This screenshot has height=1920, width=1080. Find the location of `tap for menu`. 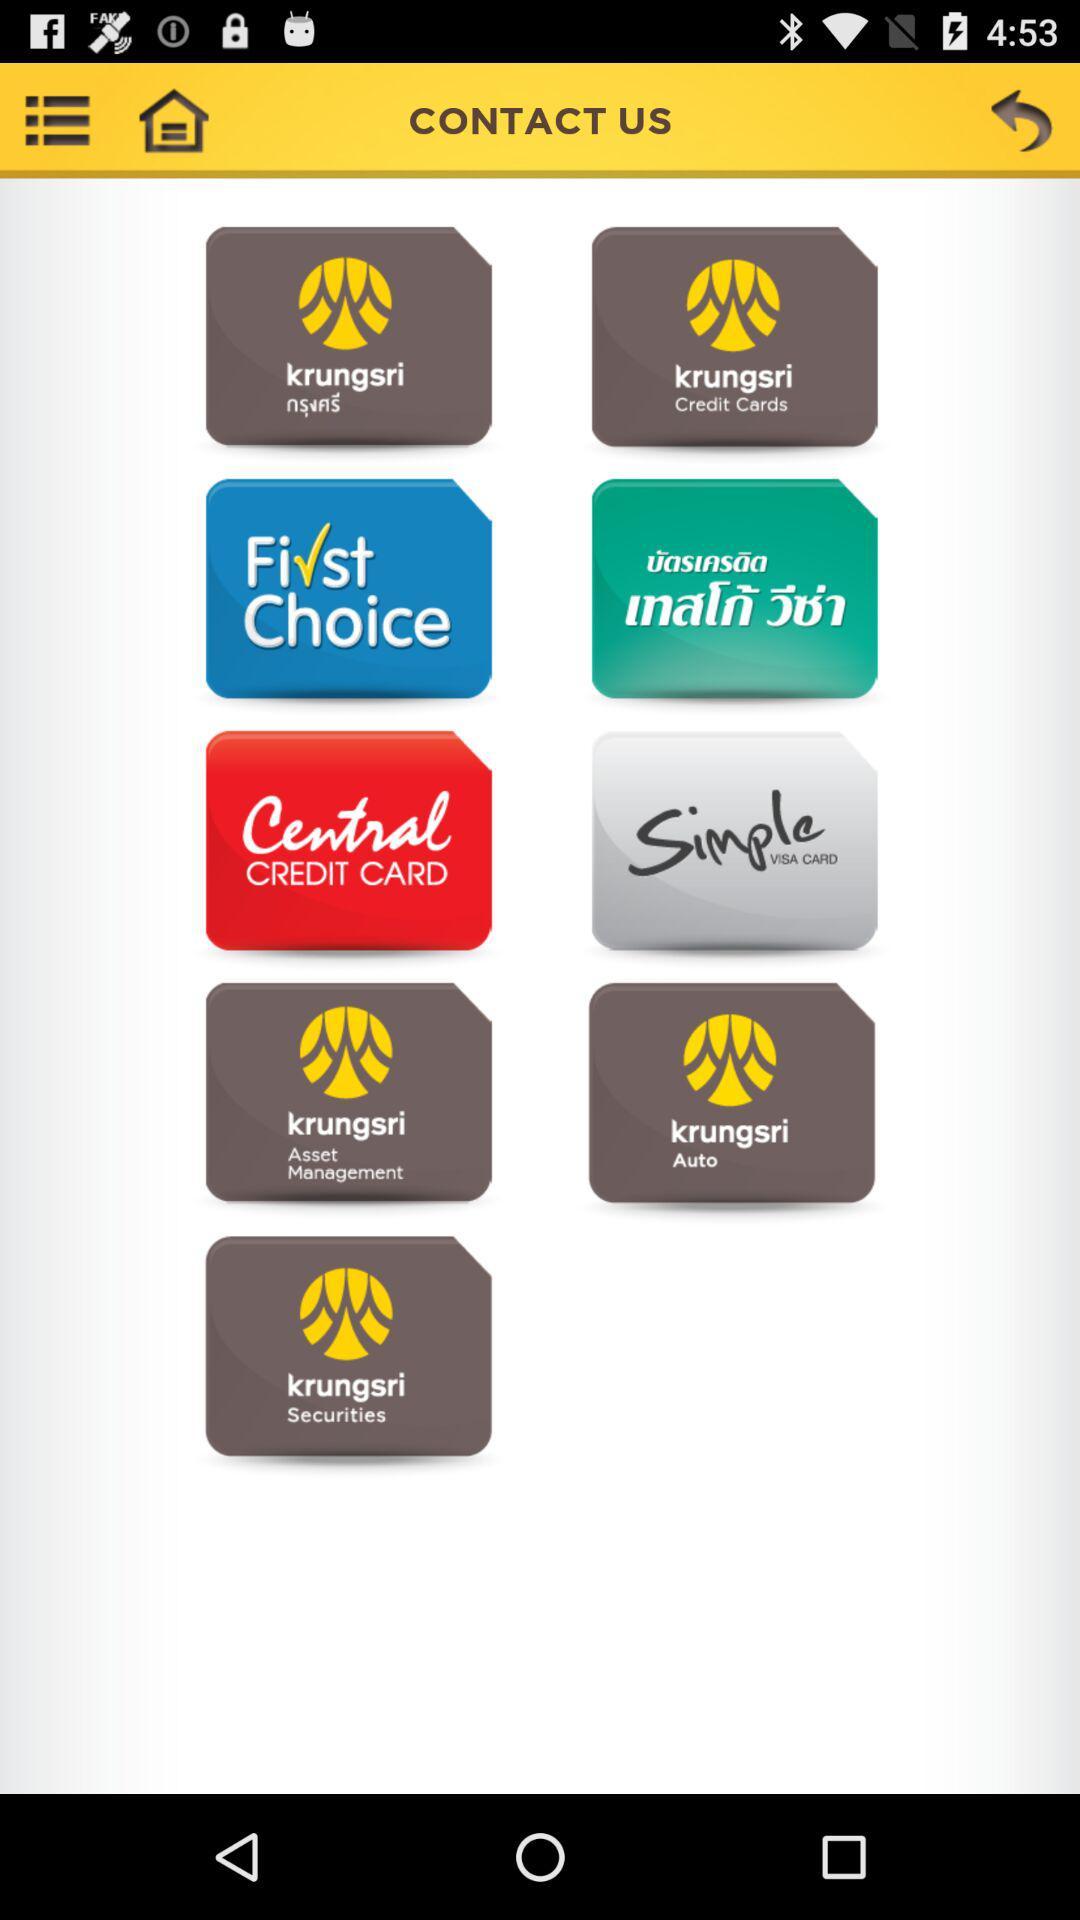

tap for menu is located at coordinates (347, 850).